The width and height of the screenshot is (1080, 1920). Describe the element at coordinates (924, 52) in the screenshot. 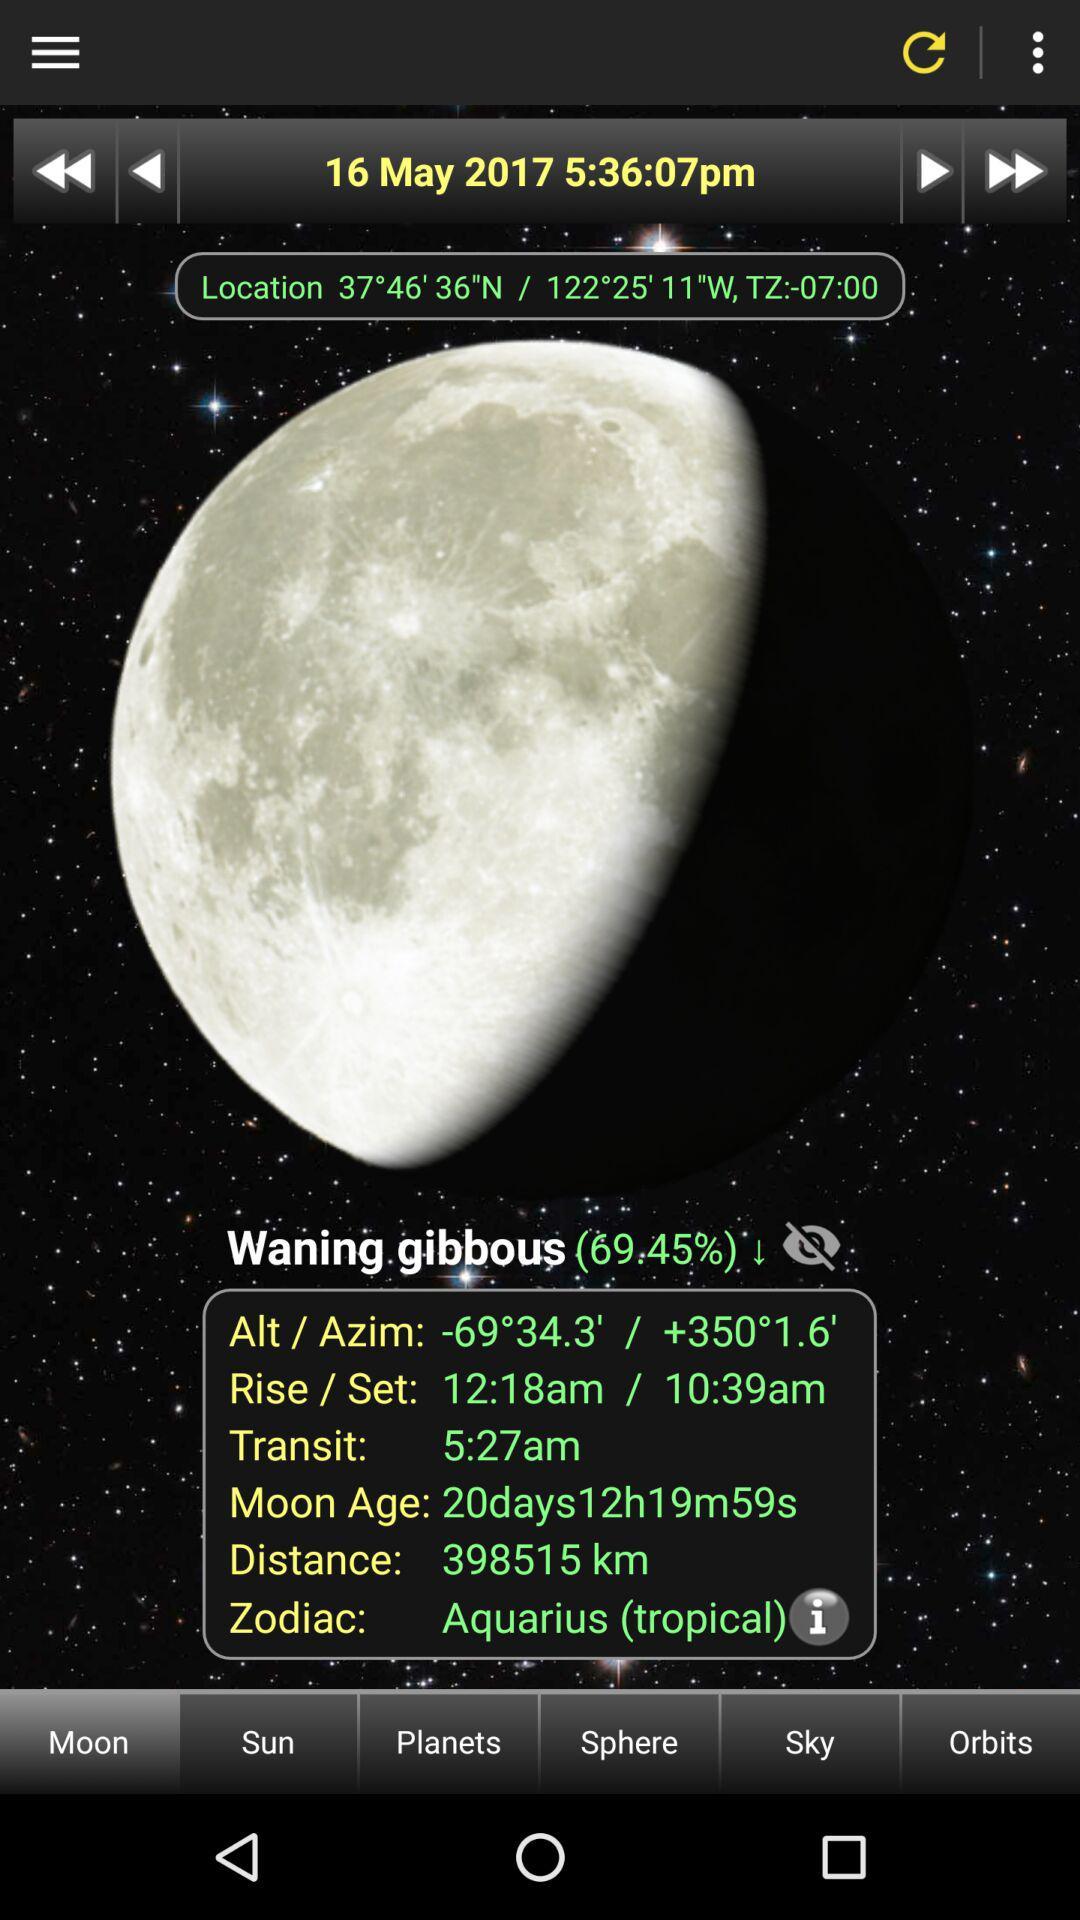

I see `the refresh icon` at that location.